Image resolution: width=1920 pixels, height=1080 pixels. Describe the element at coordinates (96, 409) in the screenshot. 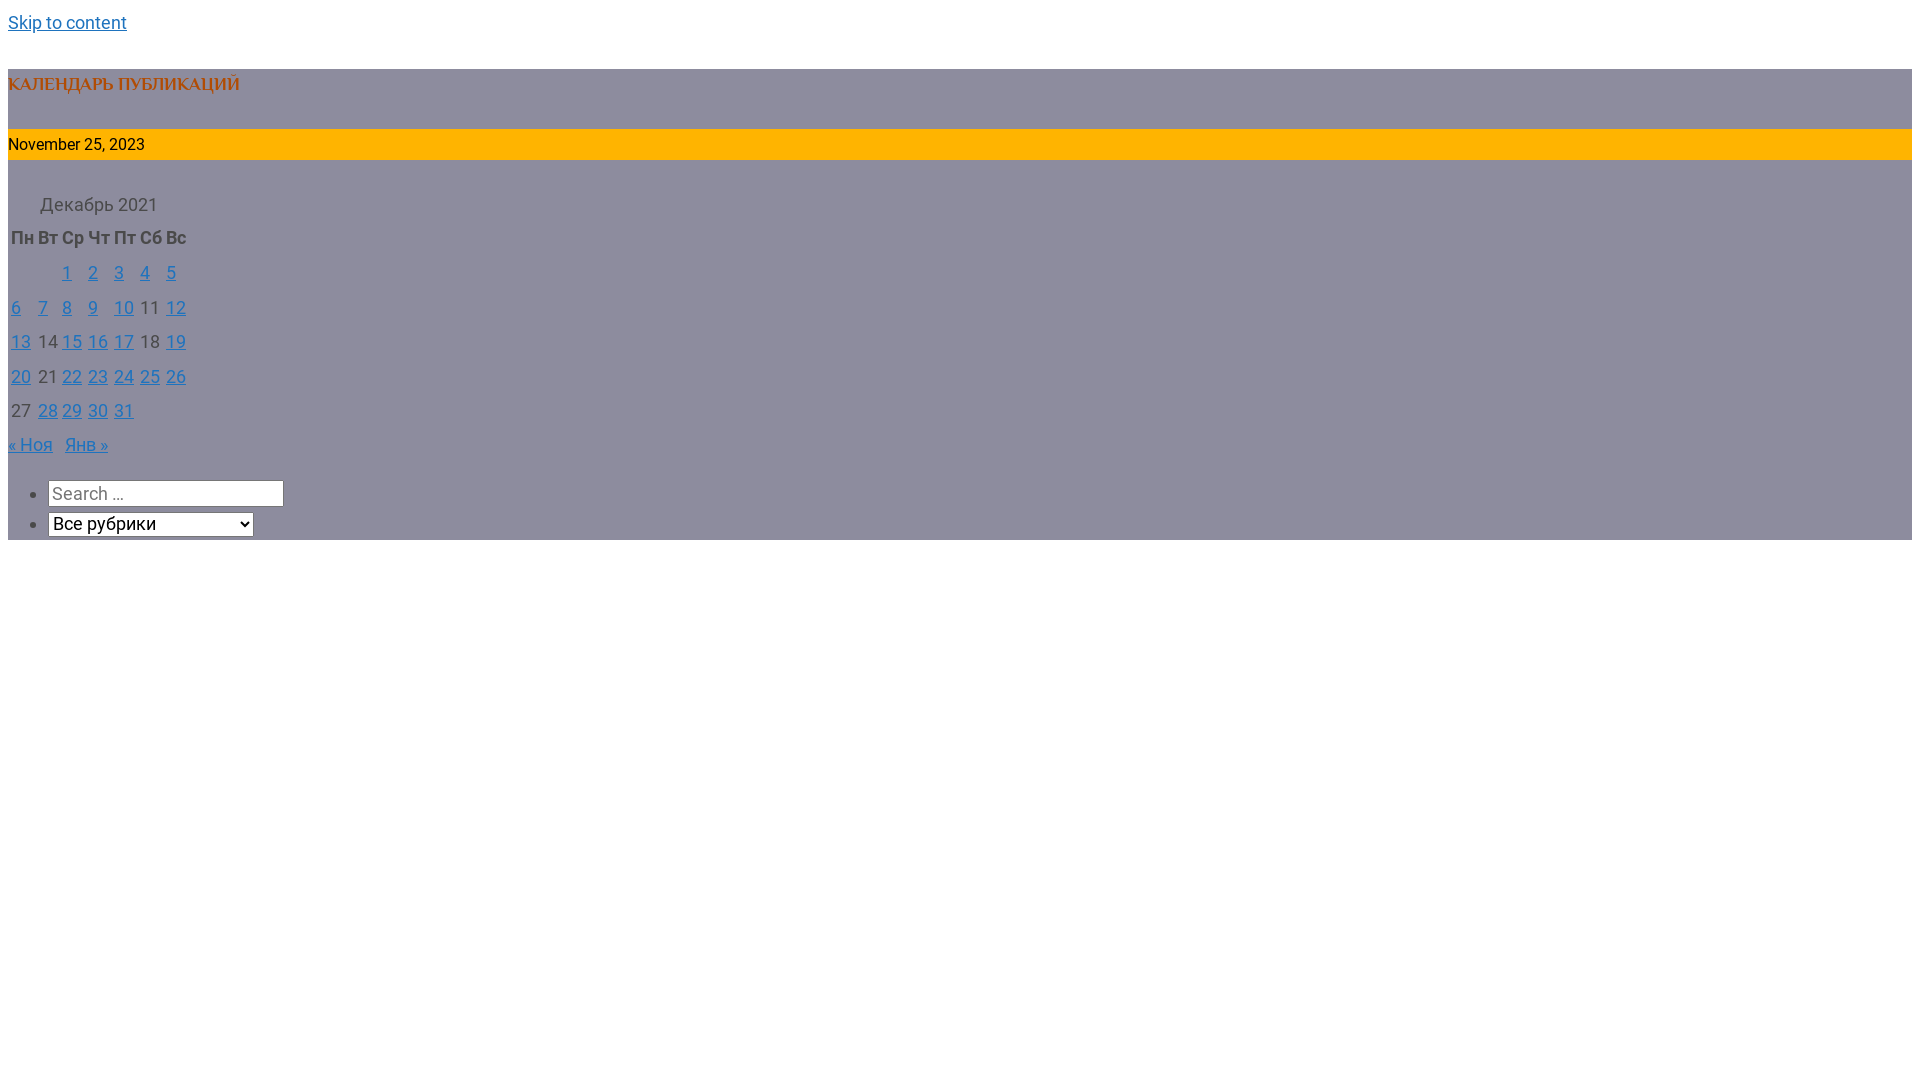

I see `'30'` at that location.